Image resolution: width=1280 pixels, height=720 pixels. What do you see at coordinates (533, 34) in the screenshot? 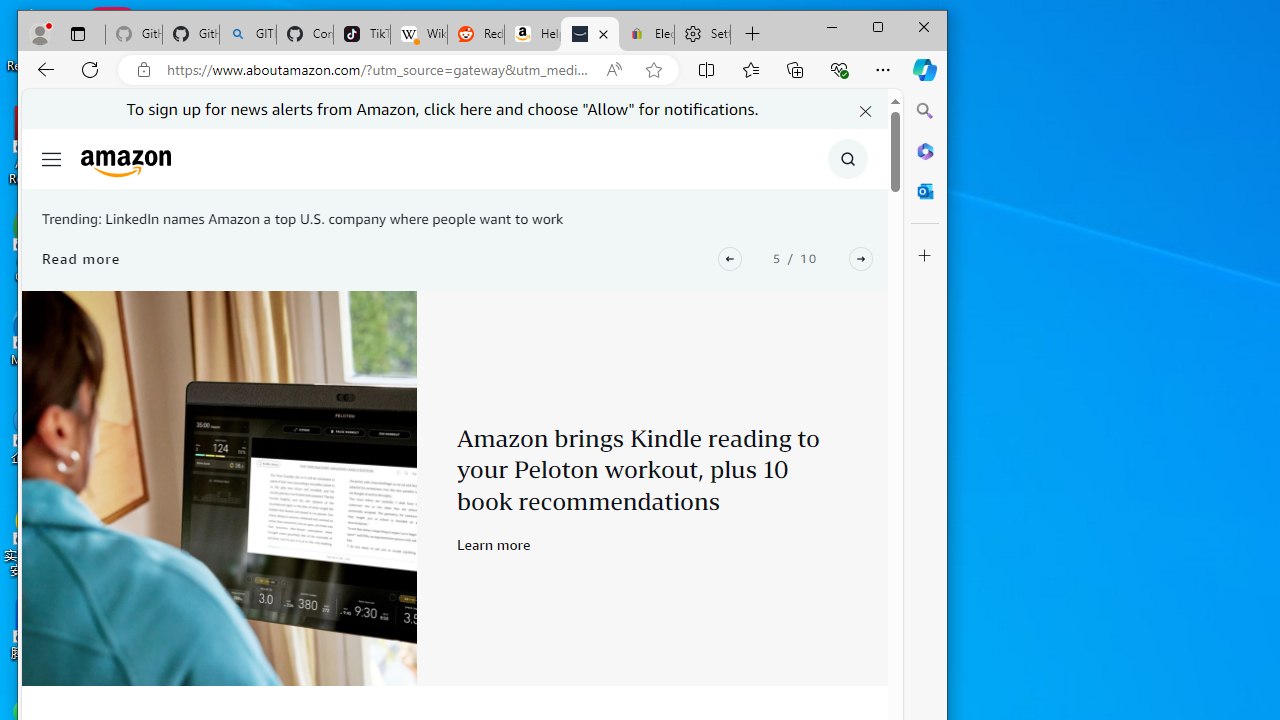
I see `'Help & Contact Us - Amazon Customer Service'` at bounding box center [533, 34].